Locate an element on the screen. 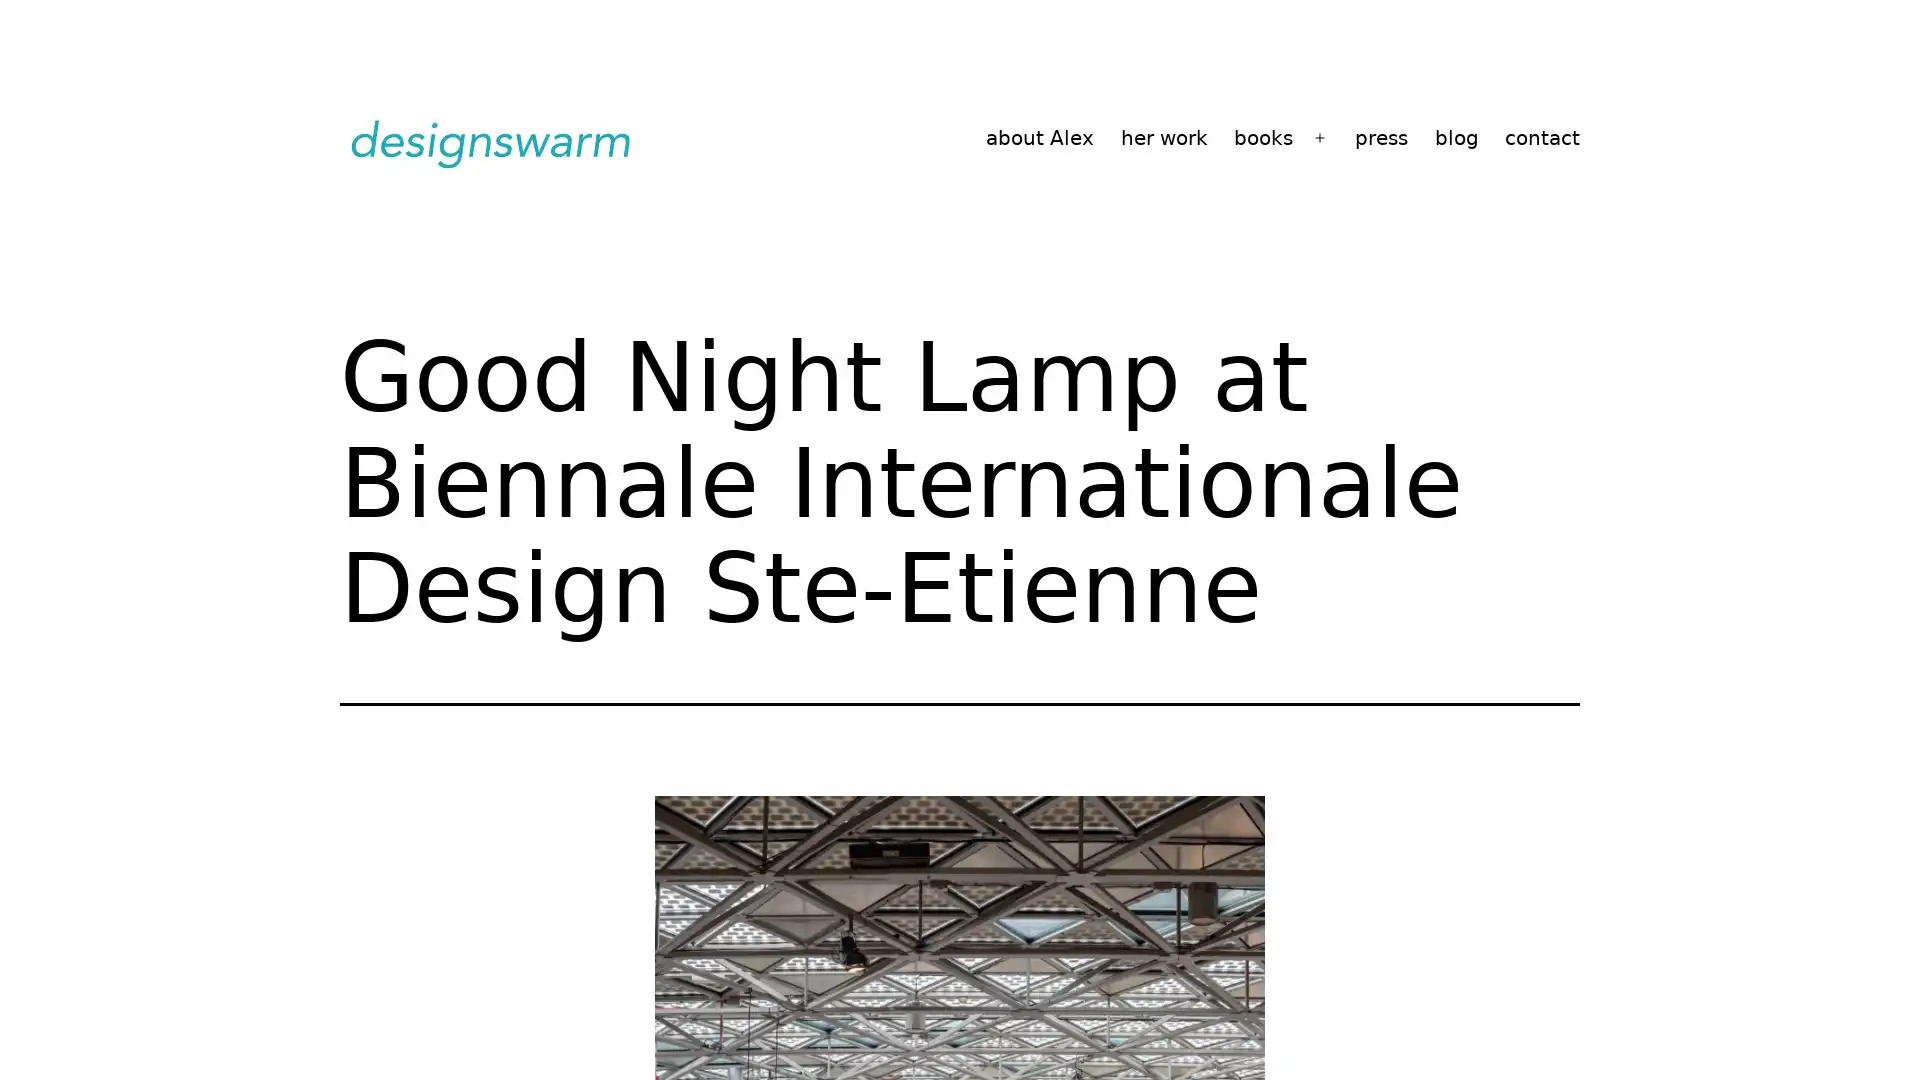 The height and width of the screenshot is (1080, 1920). Open menu is located at coordinates (1320, 137).